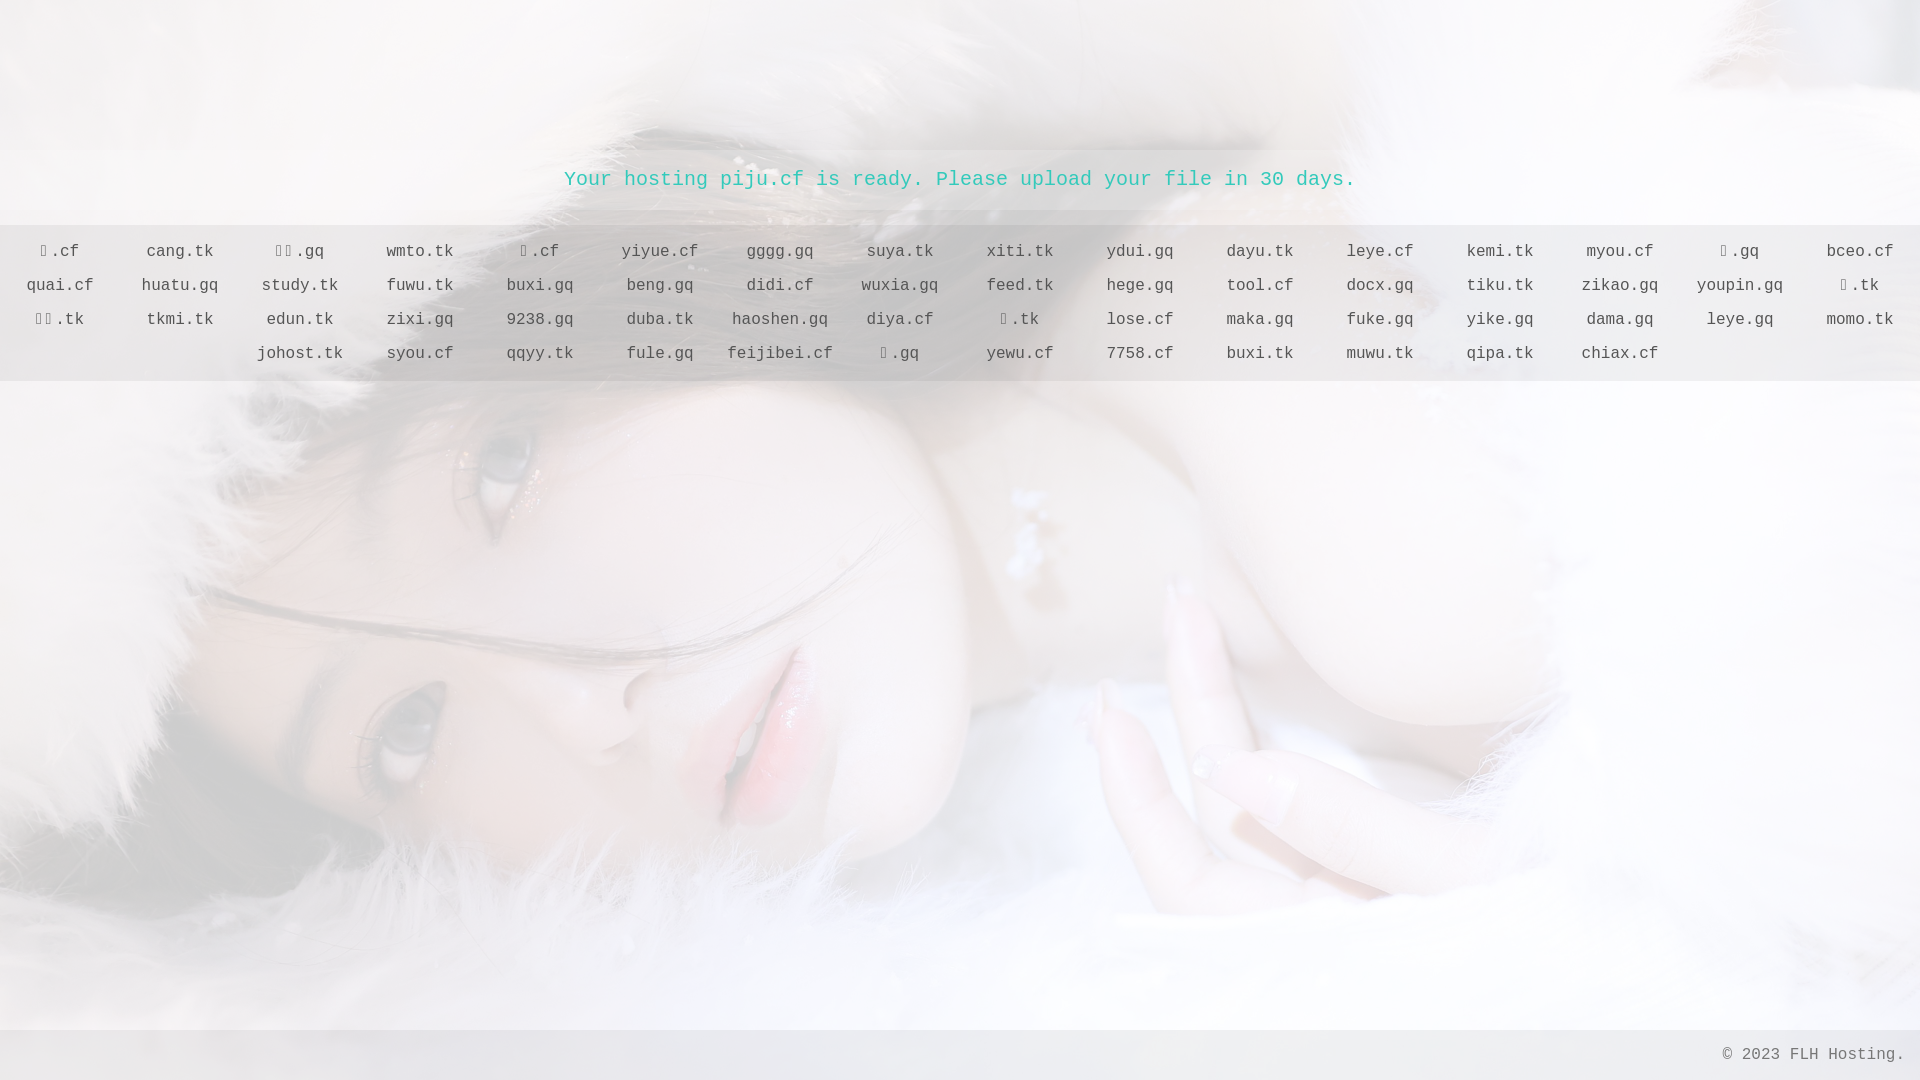 The width and height of the screenshot is (1920, 1080). I want to click on 'wuxia.gq', so click(899, 285).